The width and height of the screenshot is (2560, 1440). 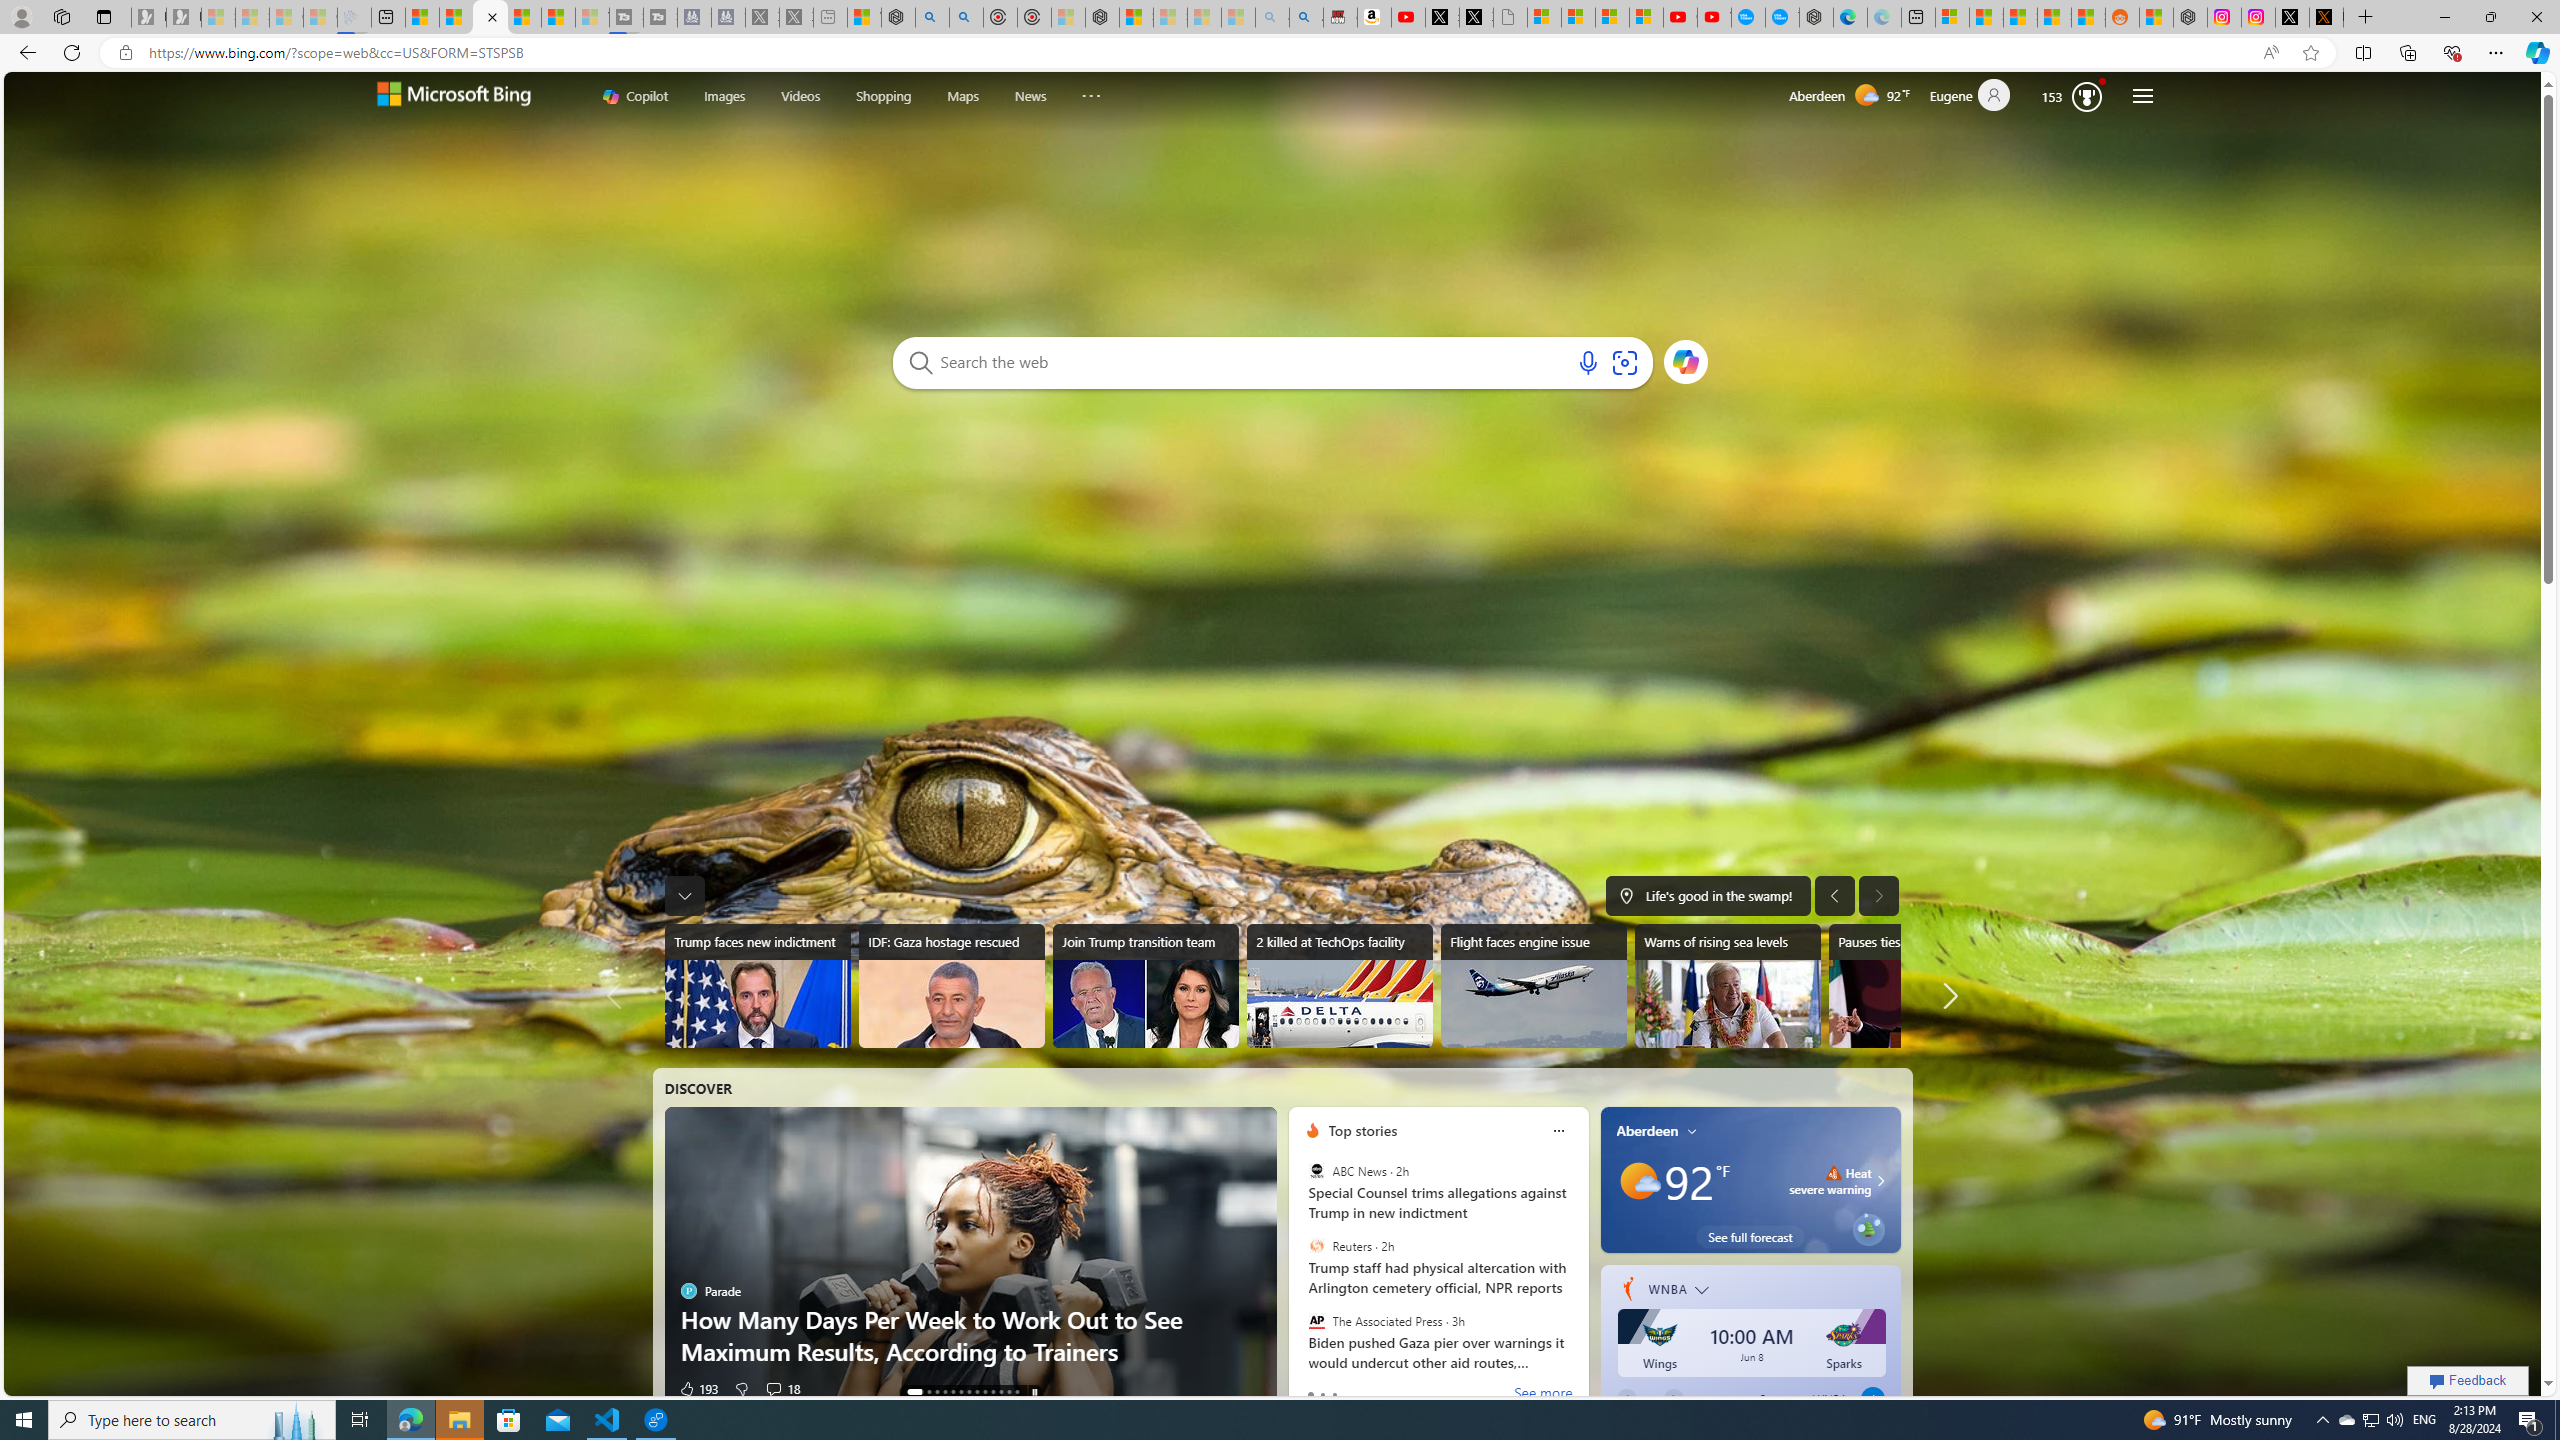 I want to click on 'Shanghai, China Weather trends | Microsoft Weather', so click(x=2087, y=16).